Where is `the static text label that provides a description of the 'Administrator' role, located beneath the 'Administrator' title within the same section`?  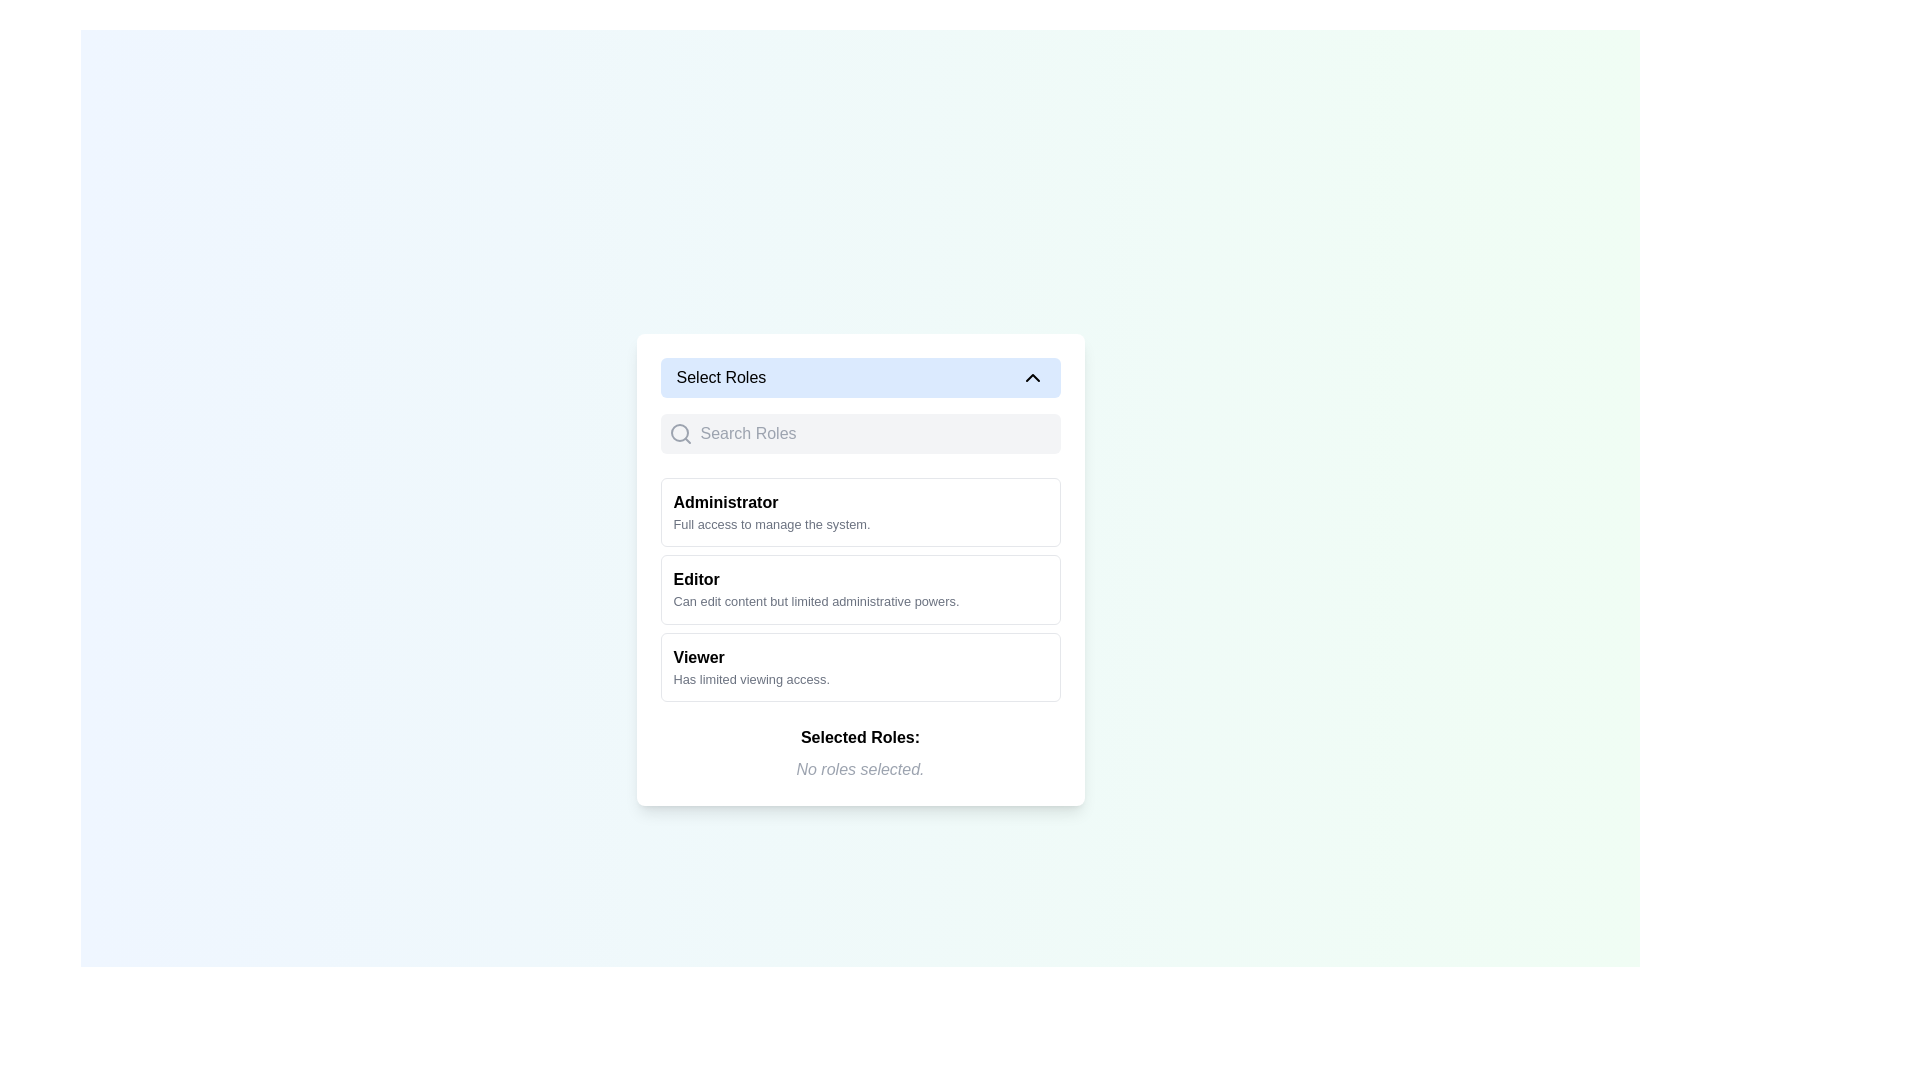 the static text label that provides a description of the 'Administrator' role, located beneath the 'Administrator' title within the same section is located at coordinates (771, 523).